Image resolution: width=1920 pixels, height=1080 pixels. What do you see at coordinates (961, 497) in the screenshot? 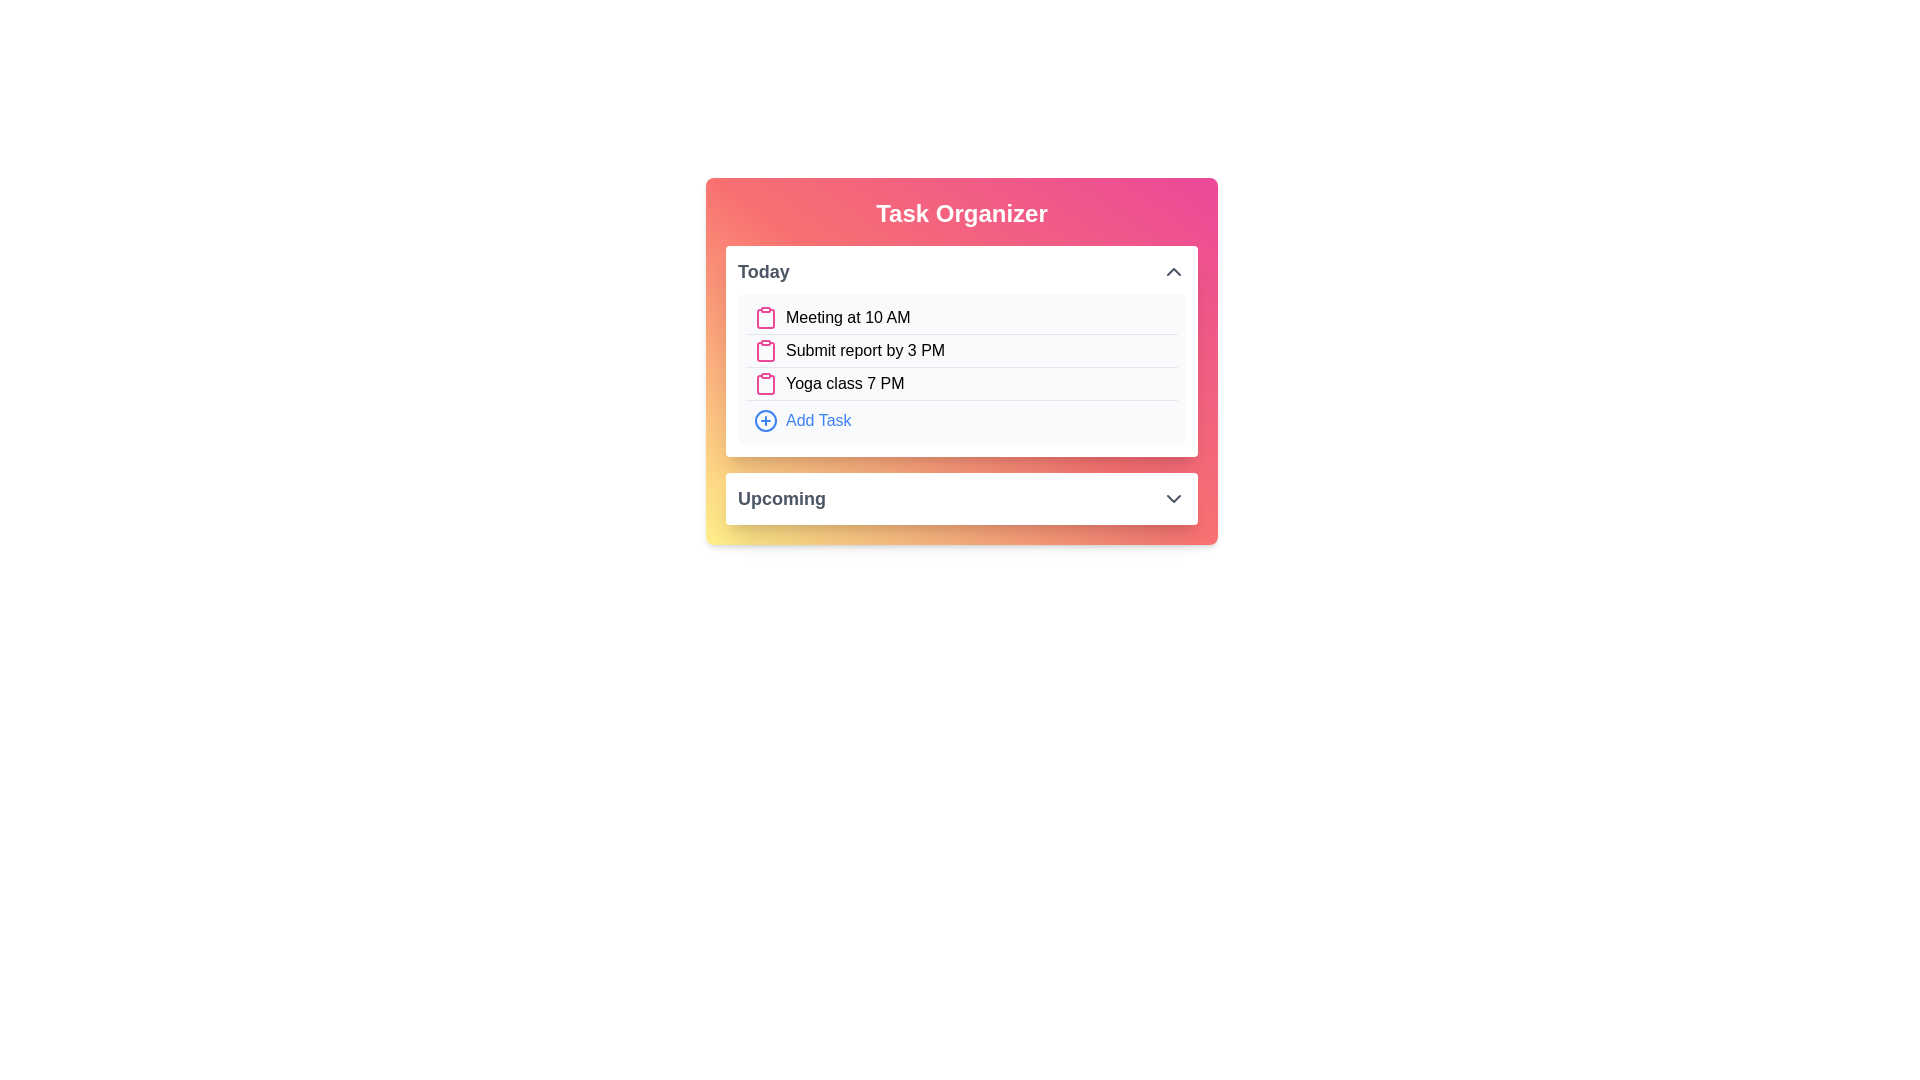
I see `the 'Upcoming' Dropdown button located at the bottom of the task organizer card` at bounding box center [961, 497].